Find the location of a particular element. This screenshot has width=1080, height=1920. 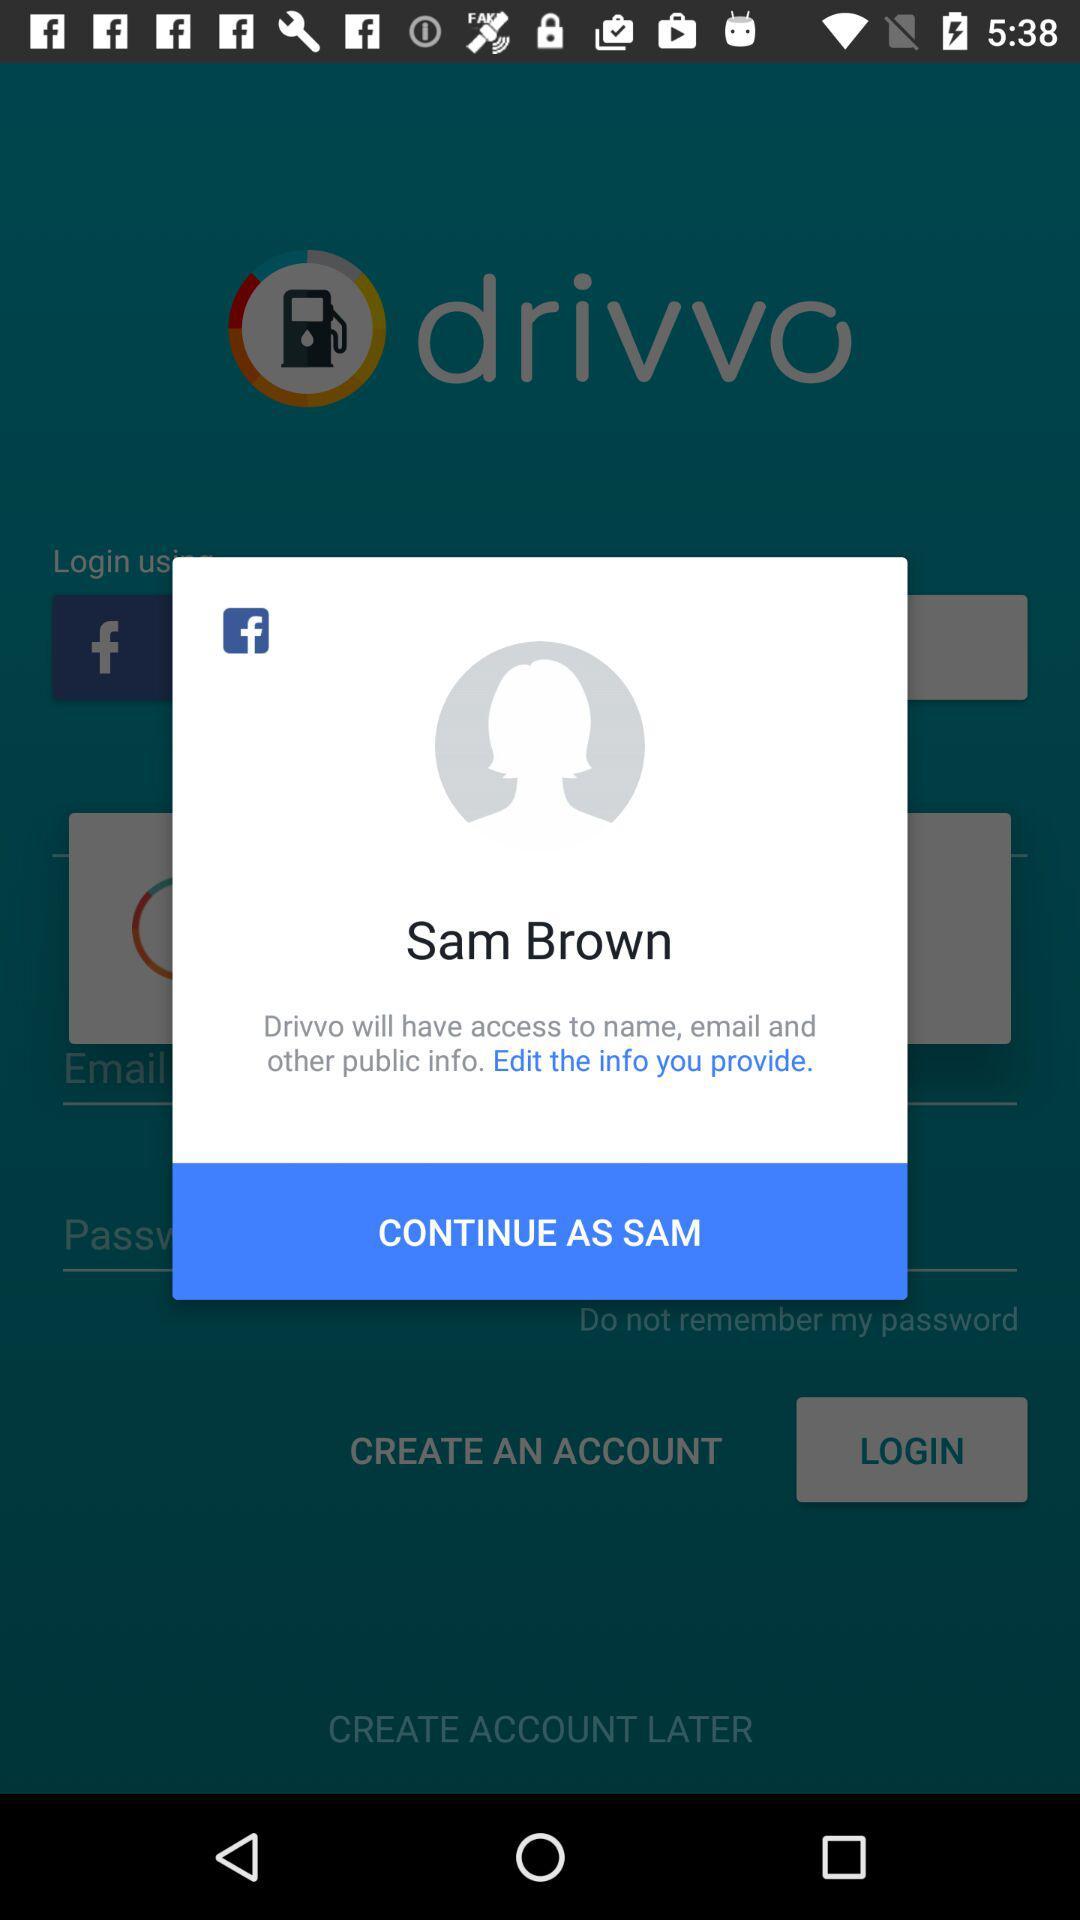

drivvo will have item is located at coordinates (540, 1041).